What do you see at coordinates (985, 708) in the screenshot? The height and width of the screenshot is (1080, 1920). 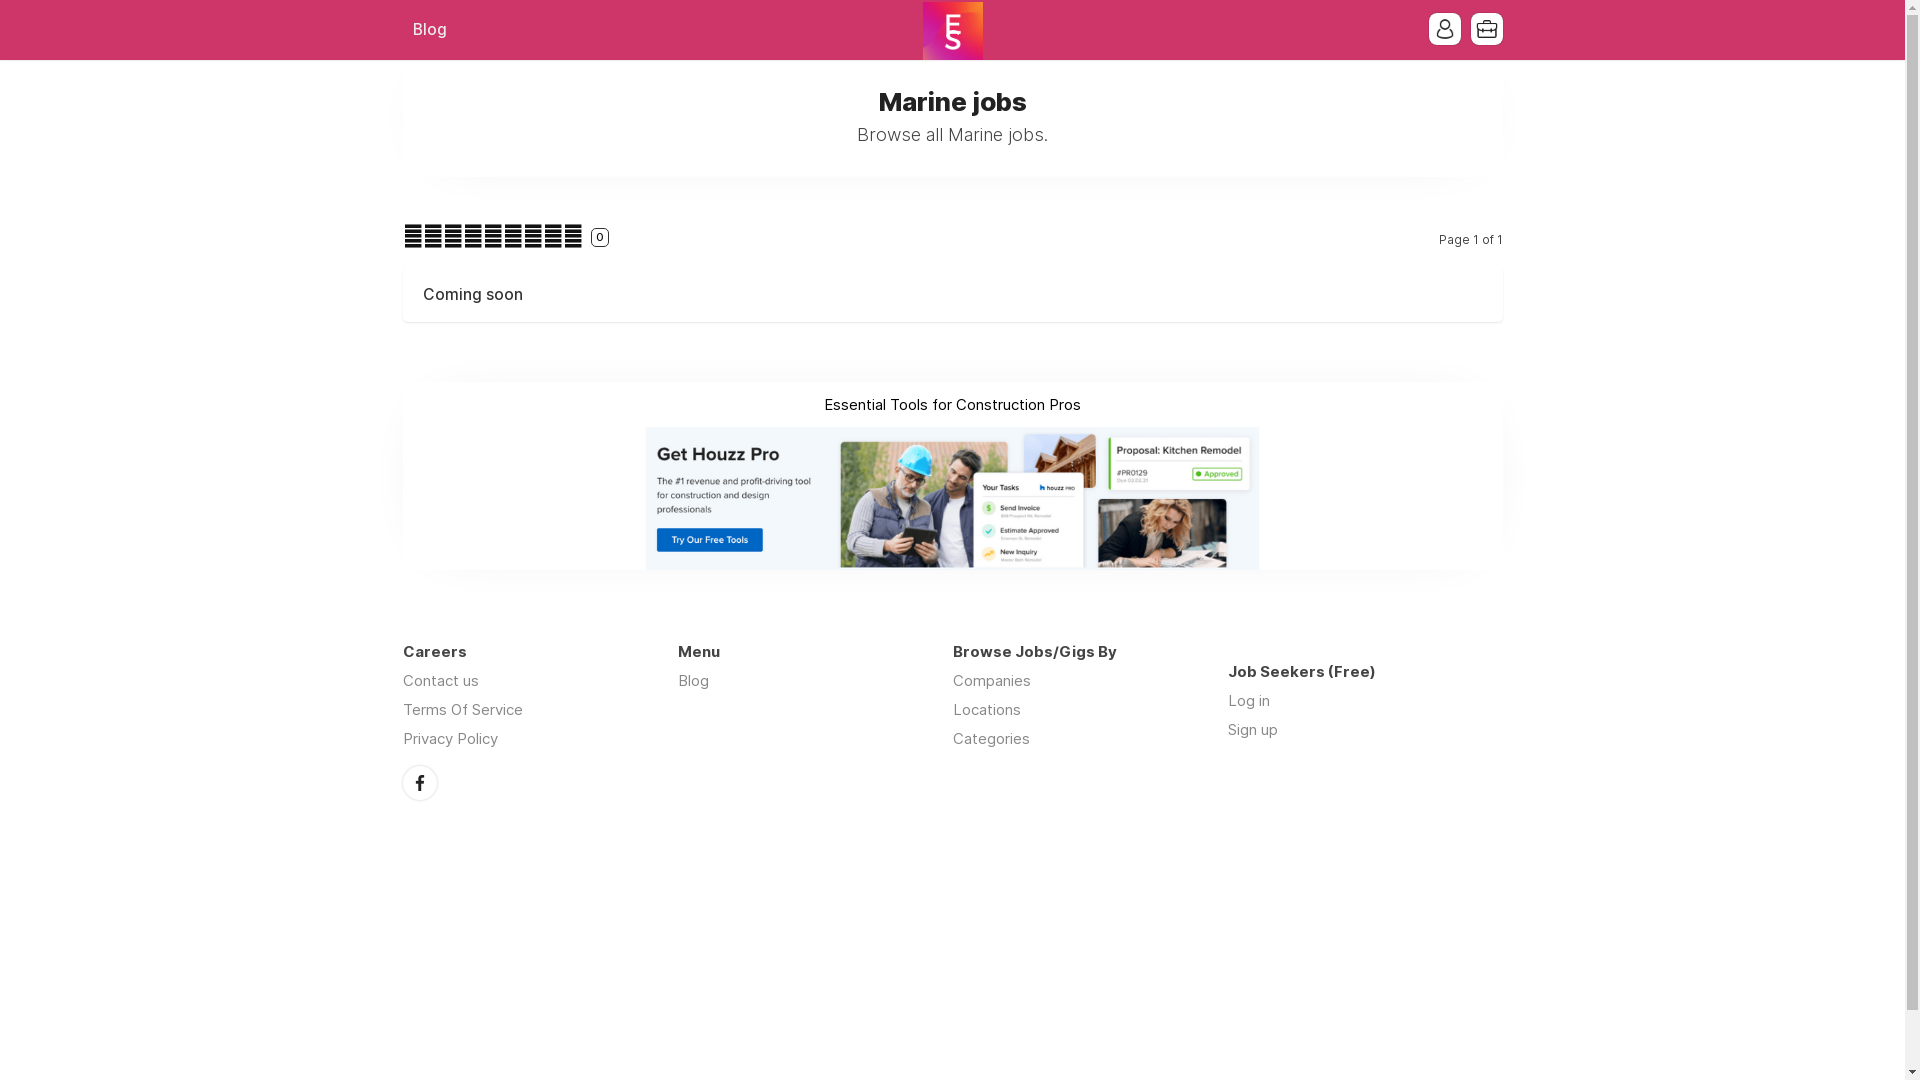 I see `'Locations'` at bounding box center [985, 708].